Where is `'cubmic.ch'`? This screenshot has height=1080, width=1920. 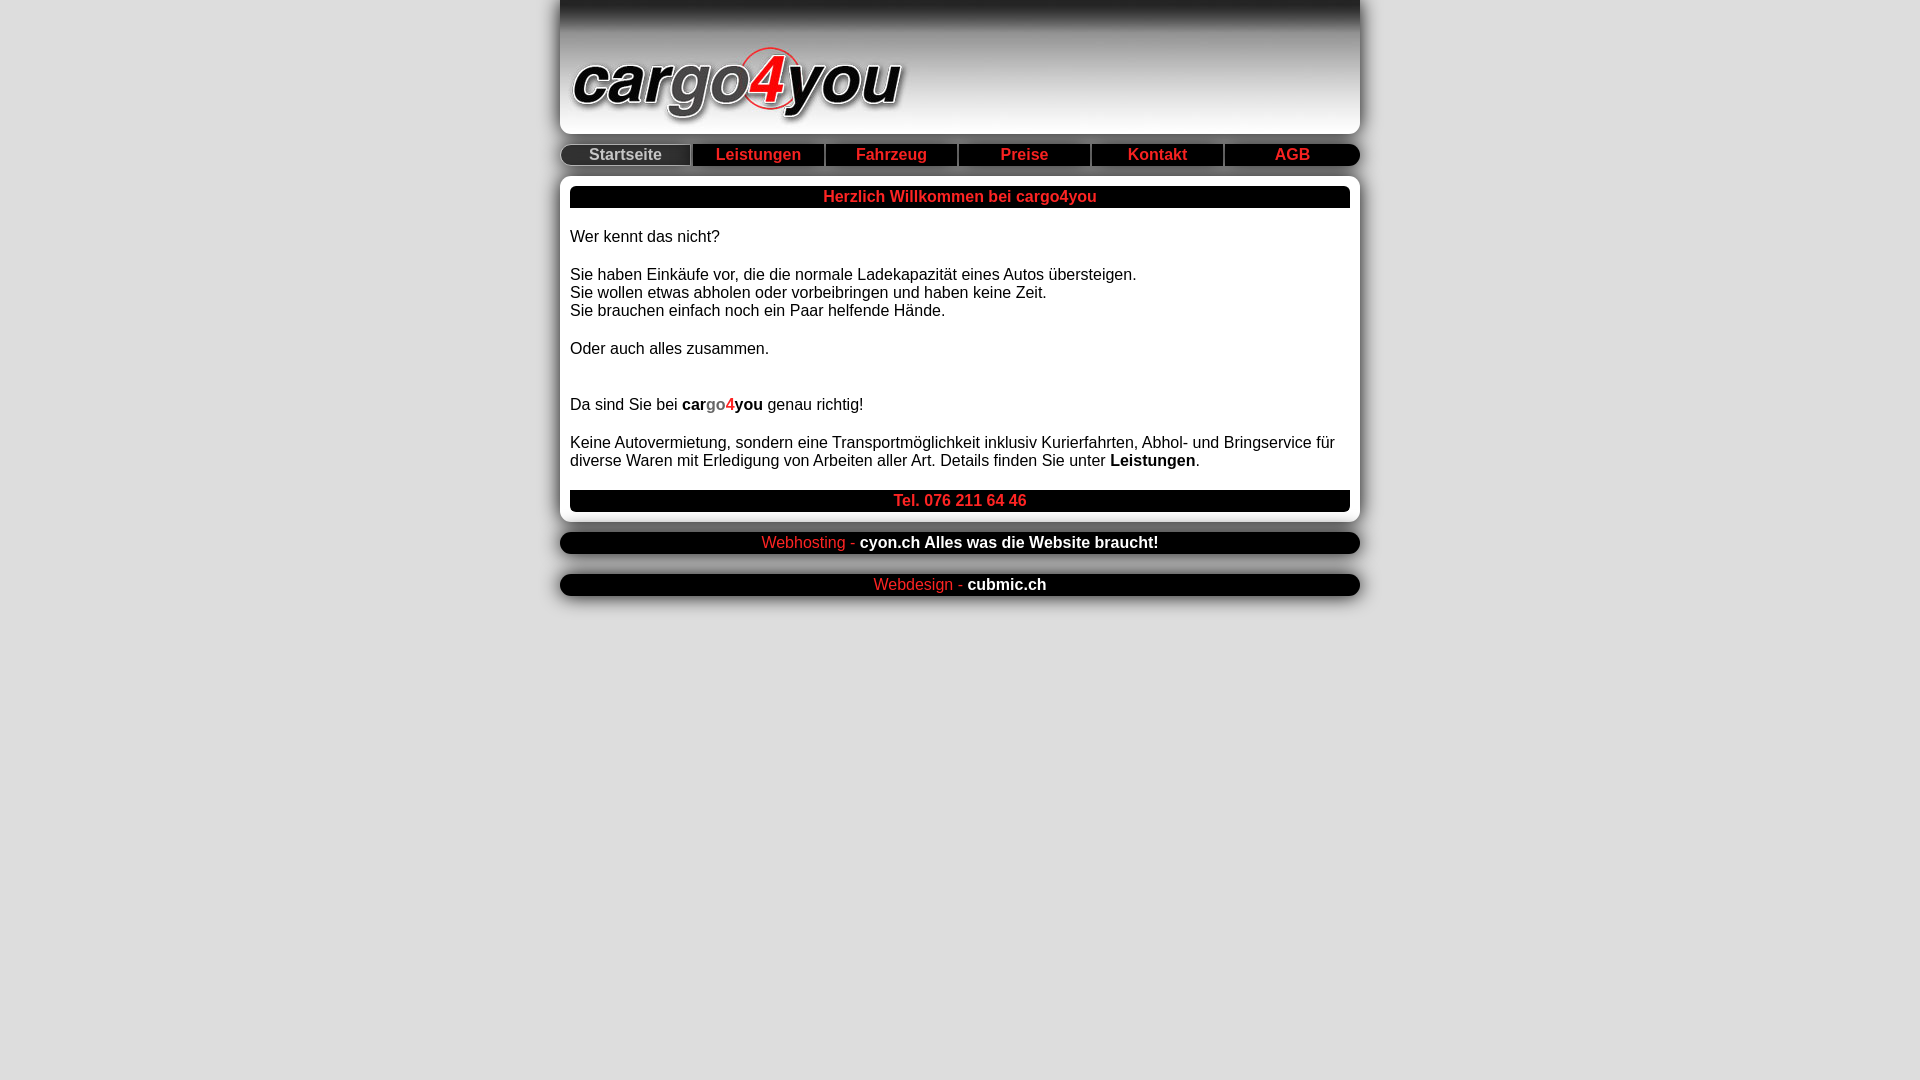
'cubmic.ch' is located at coordinates (966, 584).